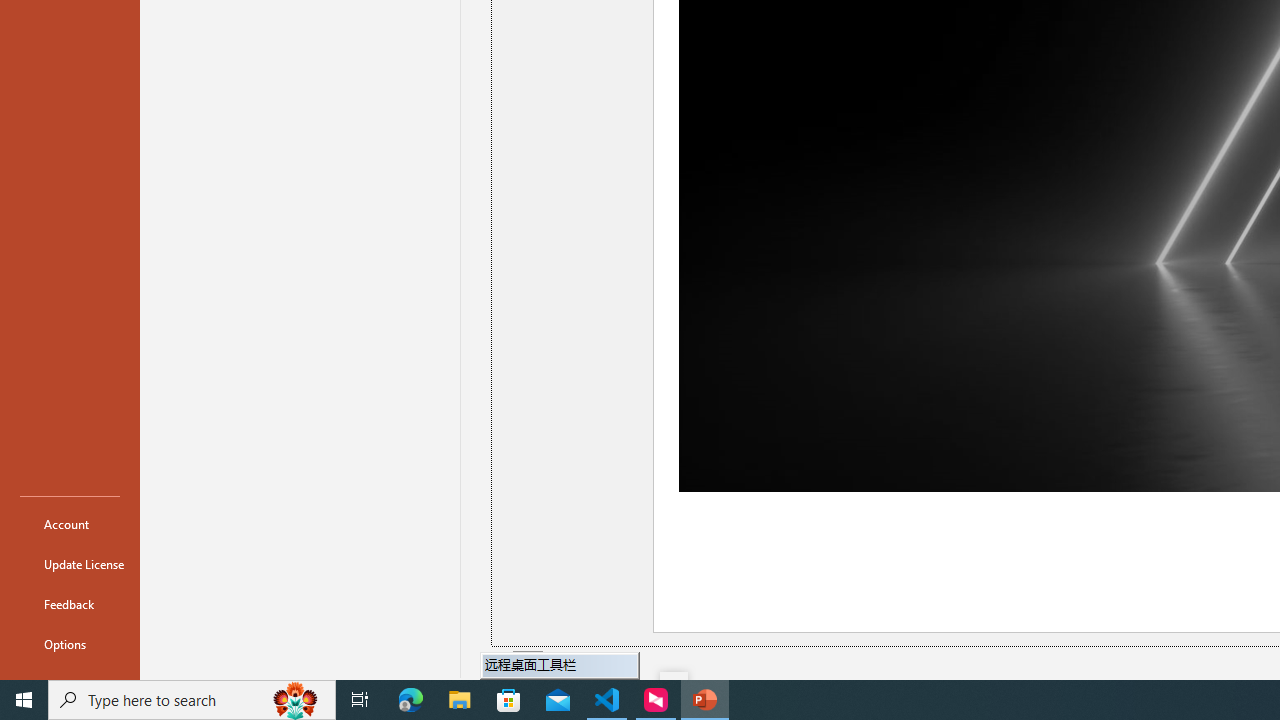 This screenshot has height=720, width=1280. What do you see at coordinates (69, 523) in the screenshot?
I see `'Account'` at bounding box center [69, 523].